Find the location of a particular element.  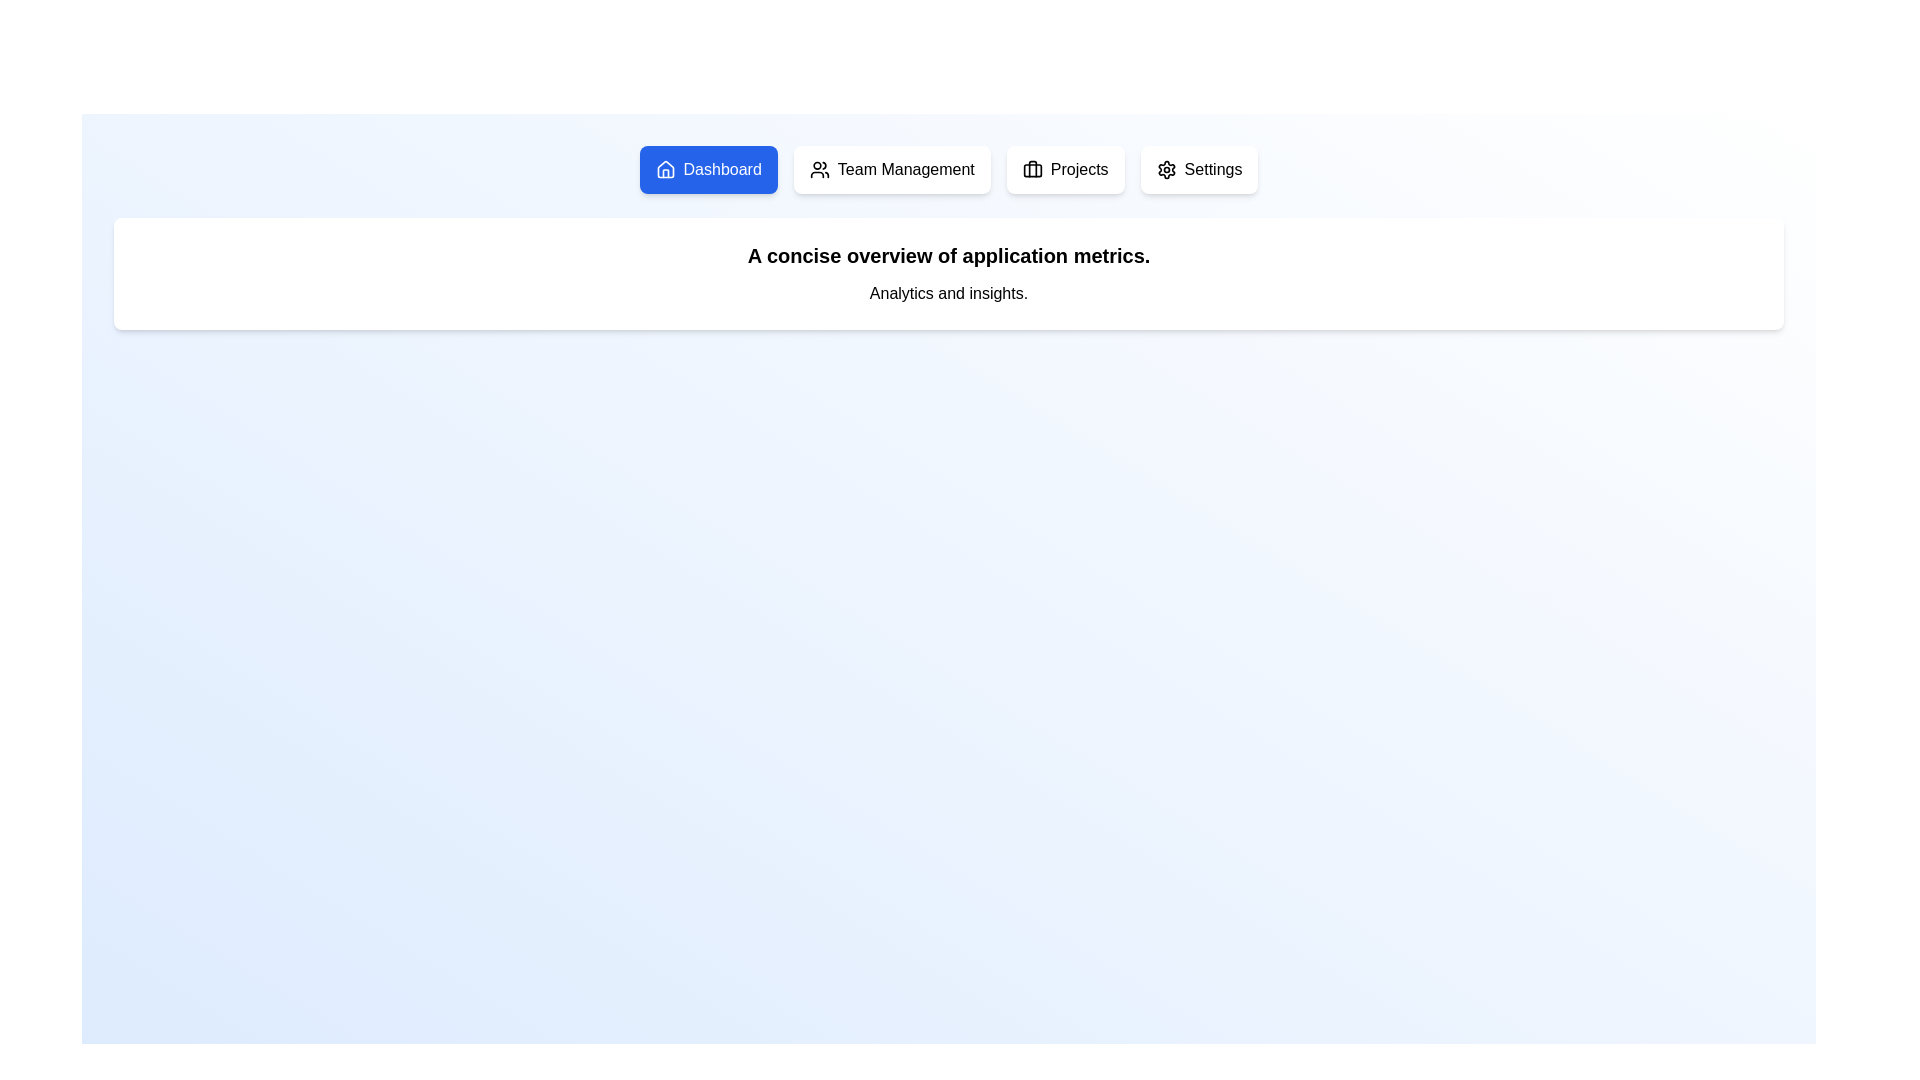

the 'Settings' text element in the navigation bar for a visual effect, which is styled with sans-serif typography and is the last option after 'Projects' is located at coordinates (1212, 168).